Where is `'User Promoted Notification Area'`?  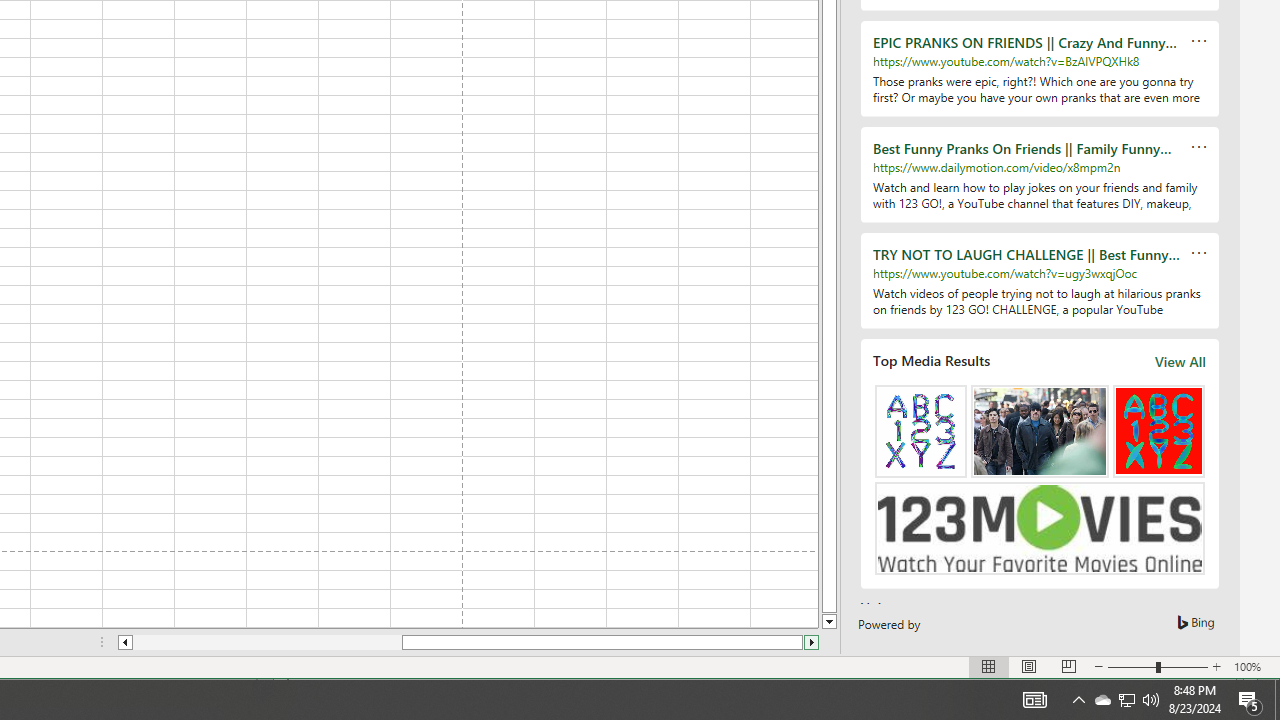 'User Promoted Notification Area' is located at coordinates (1127, 698).